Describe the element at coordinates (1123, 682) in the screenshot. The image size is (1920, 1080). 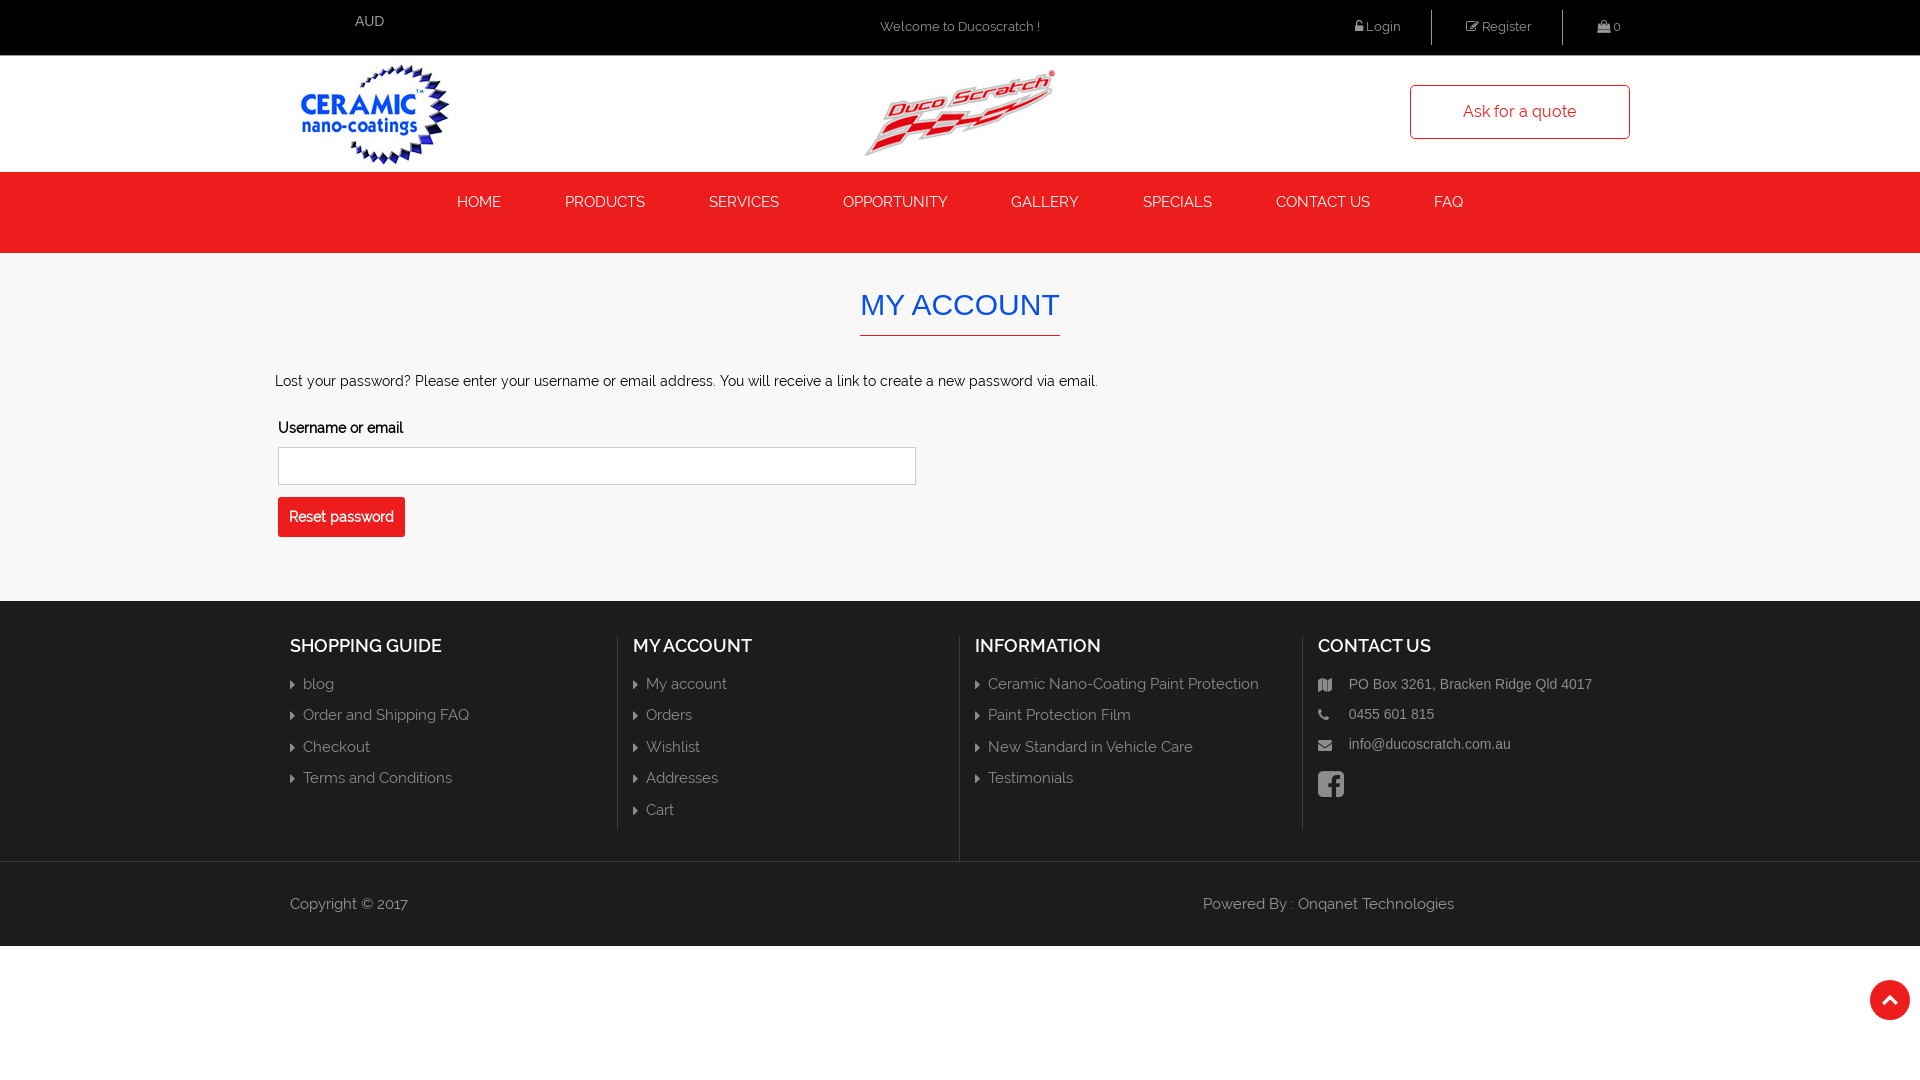
I see `'Ceramic Nano-Coating Paint Protection'` at that location.